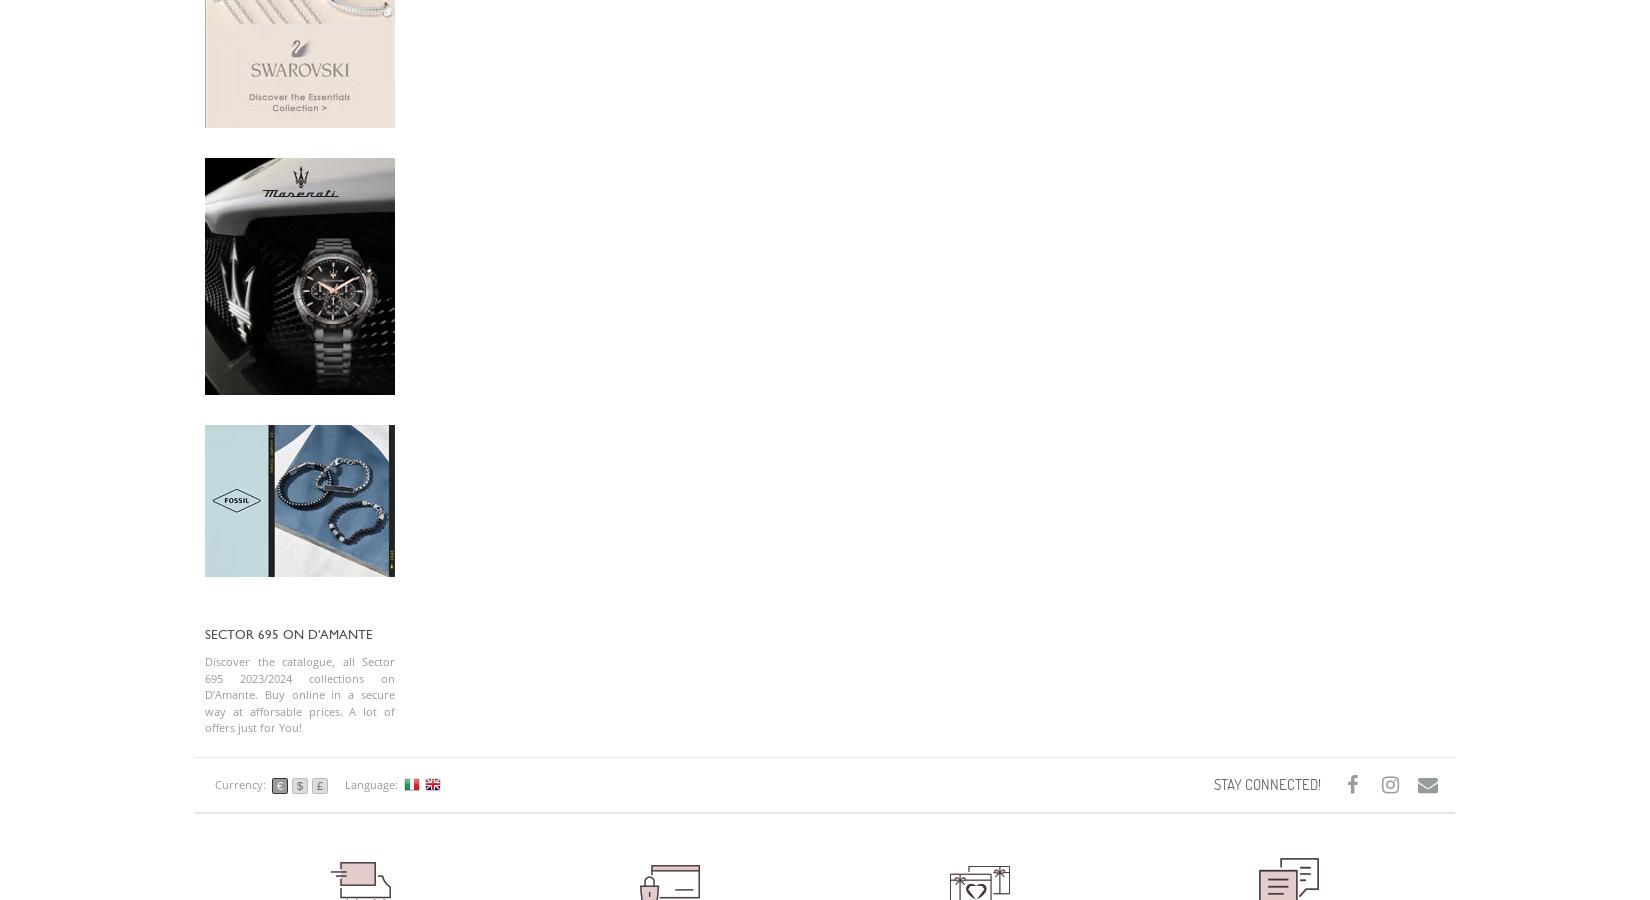  Describe the element at coordinates (509, 196) in the screenshot. I see `'E-commerce by ICOA'` at that location.